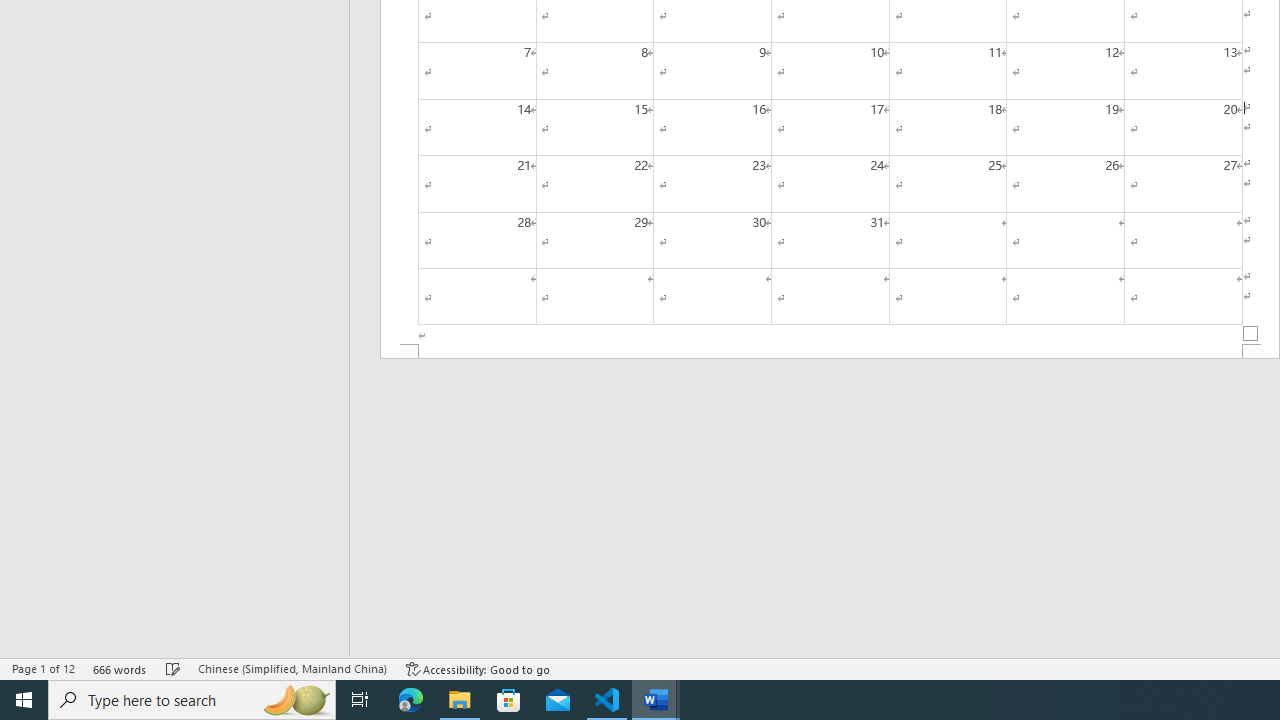 The width and height of the screenshot is (1280, 720). I want to click on 'Footer -Section 1-', so click(830, 350).